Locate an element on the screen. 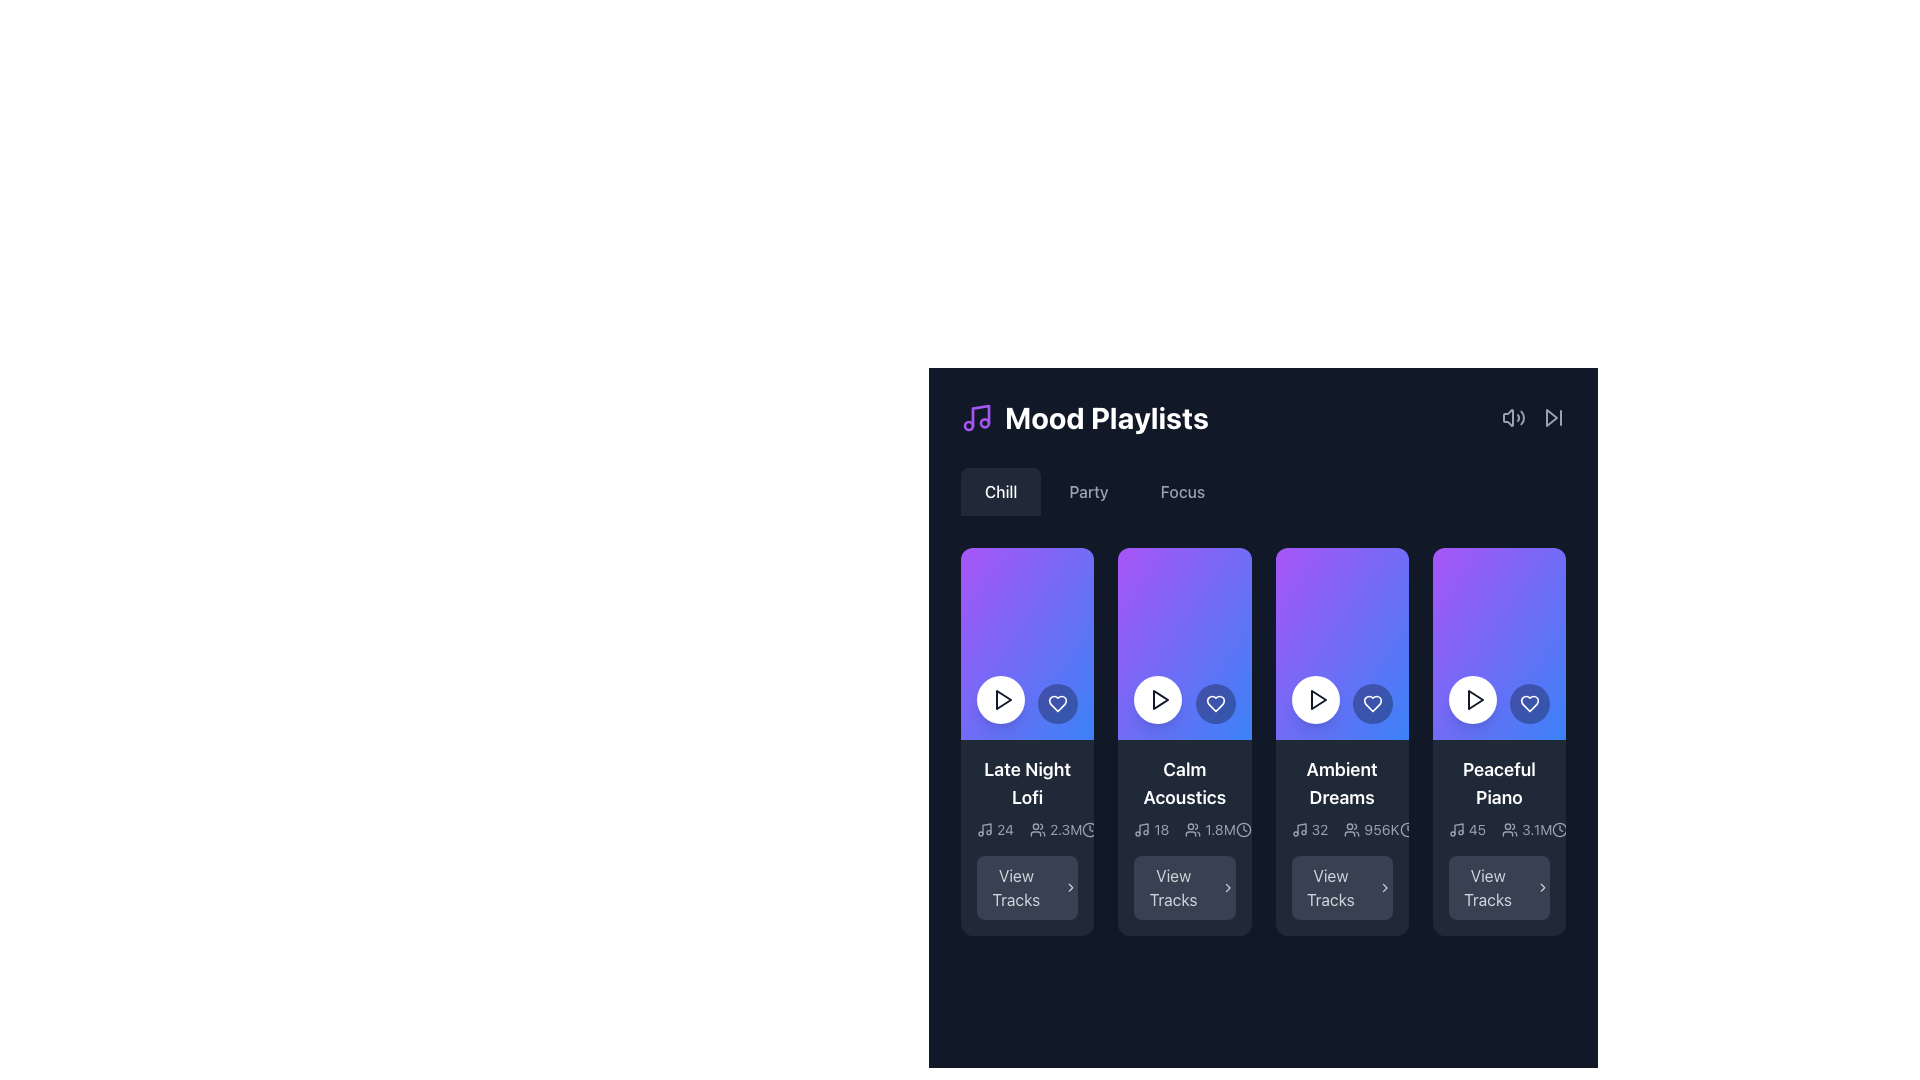  the Text label that serves as a title for the corresponding playlist, positioned above other metadata and the 'View Tracks' button, located in the last card of the horizontal row of playlist cards is located at coordinates (1499, 782).